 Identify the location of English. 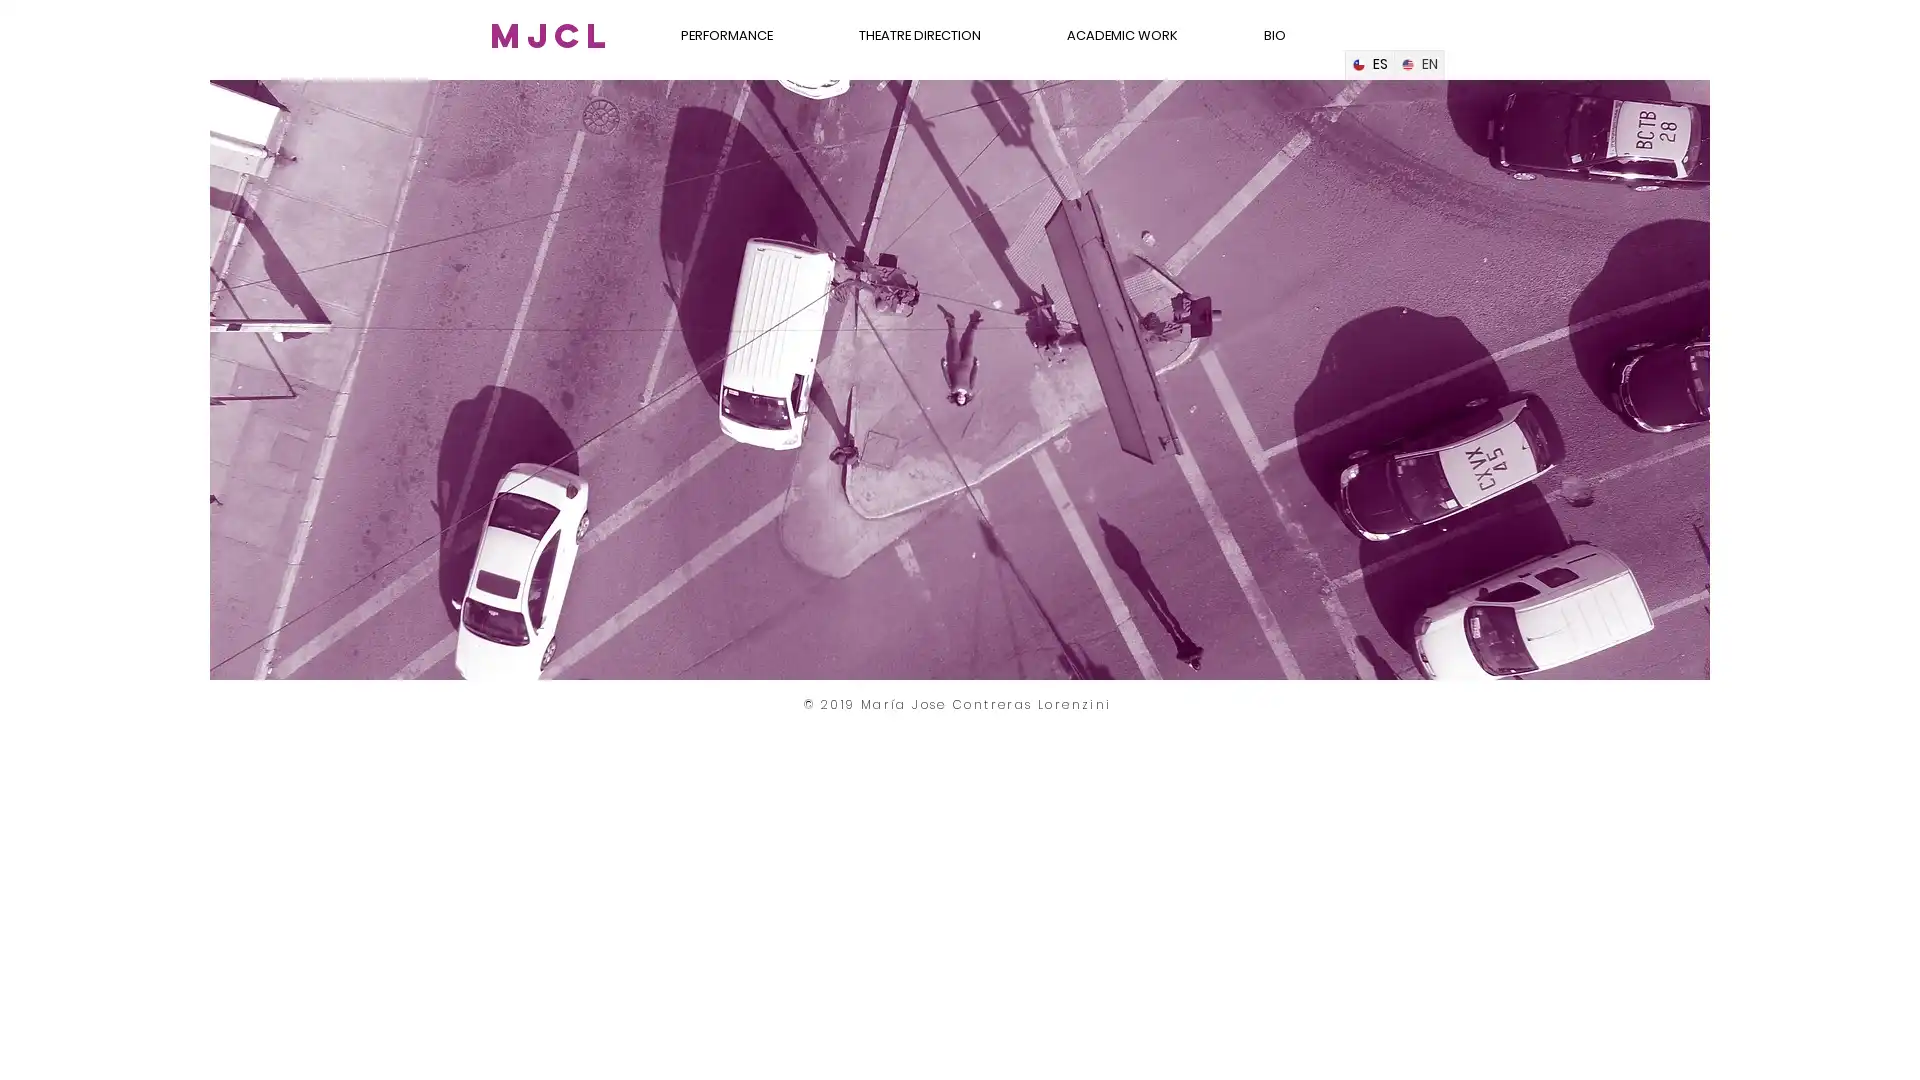
(1418, 64).